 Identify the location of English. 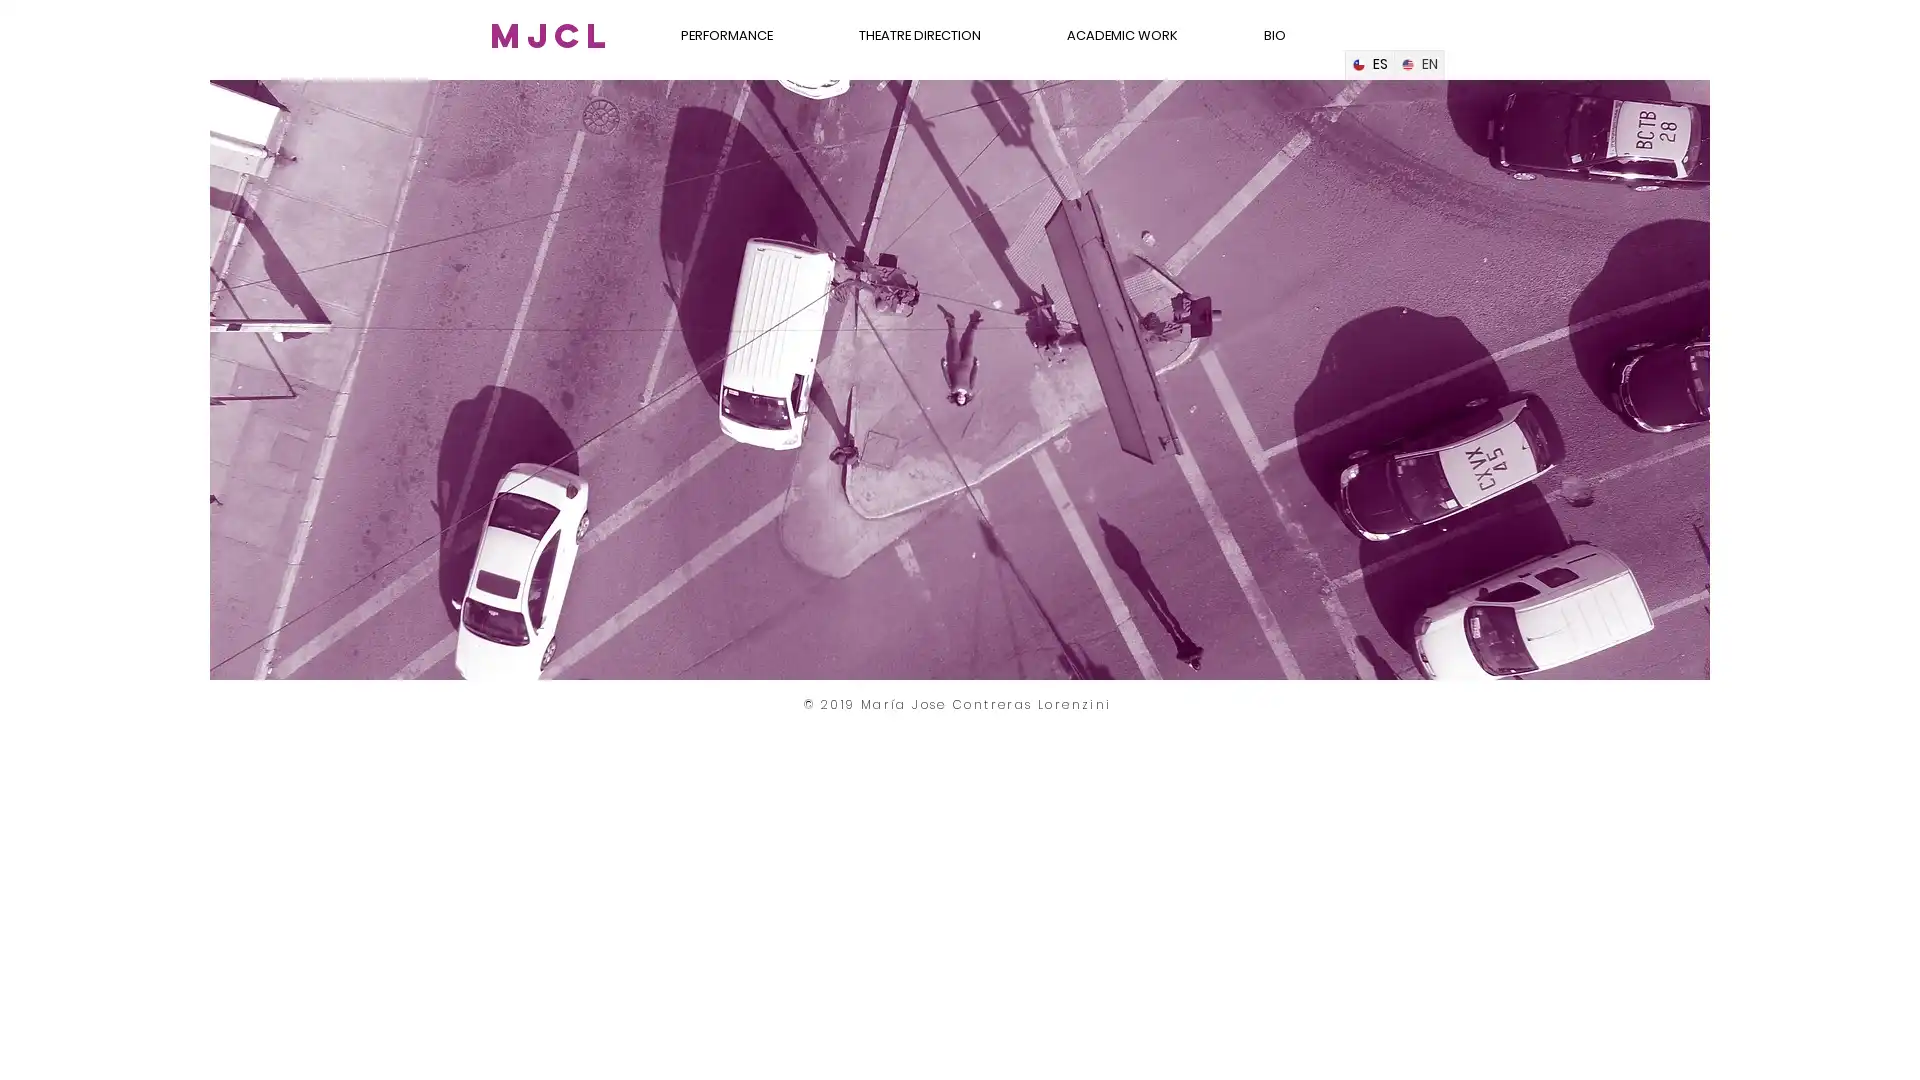
(1418, 64).